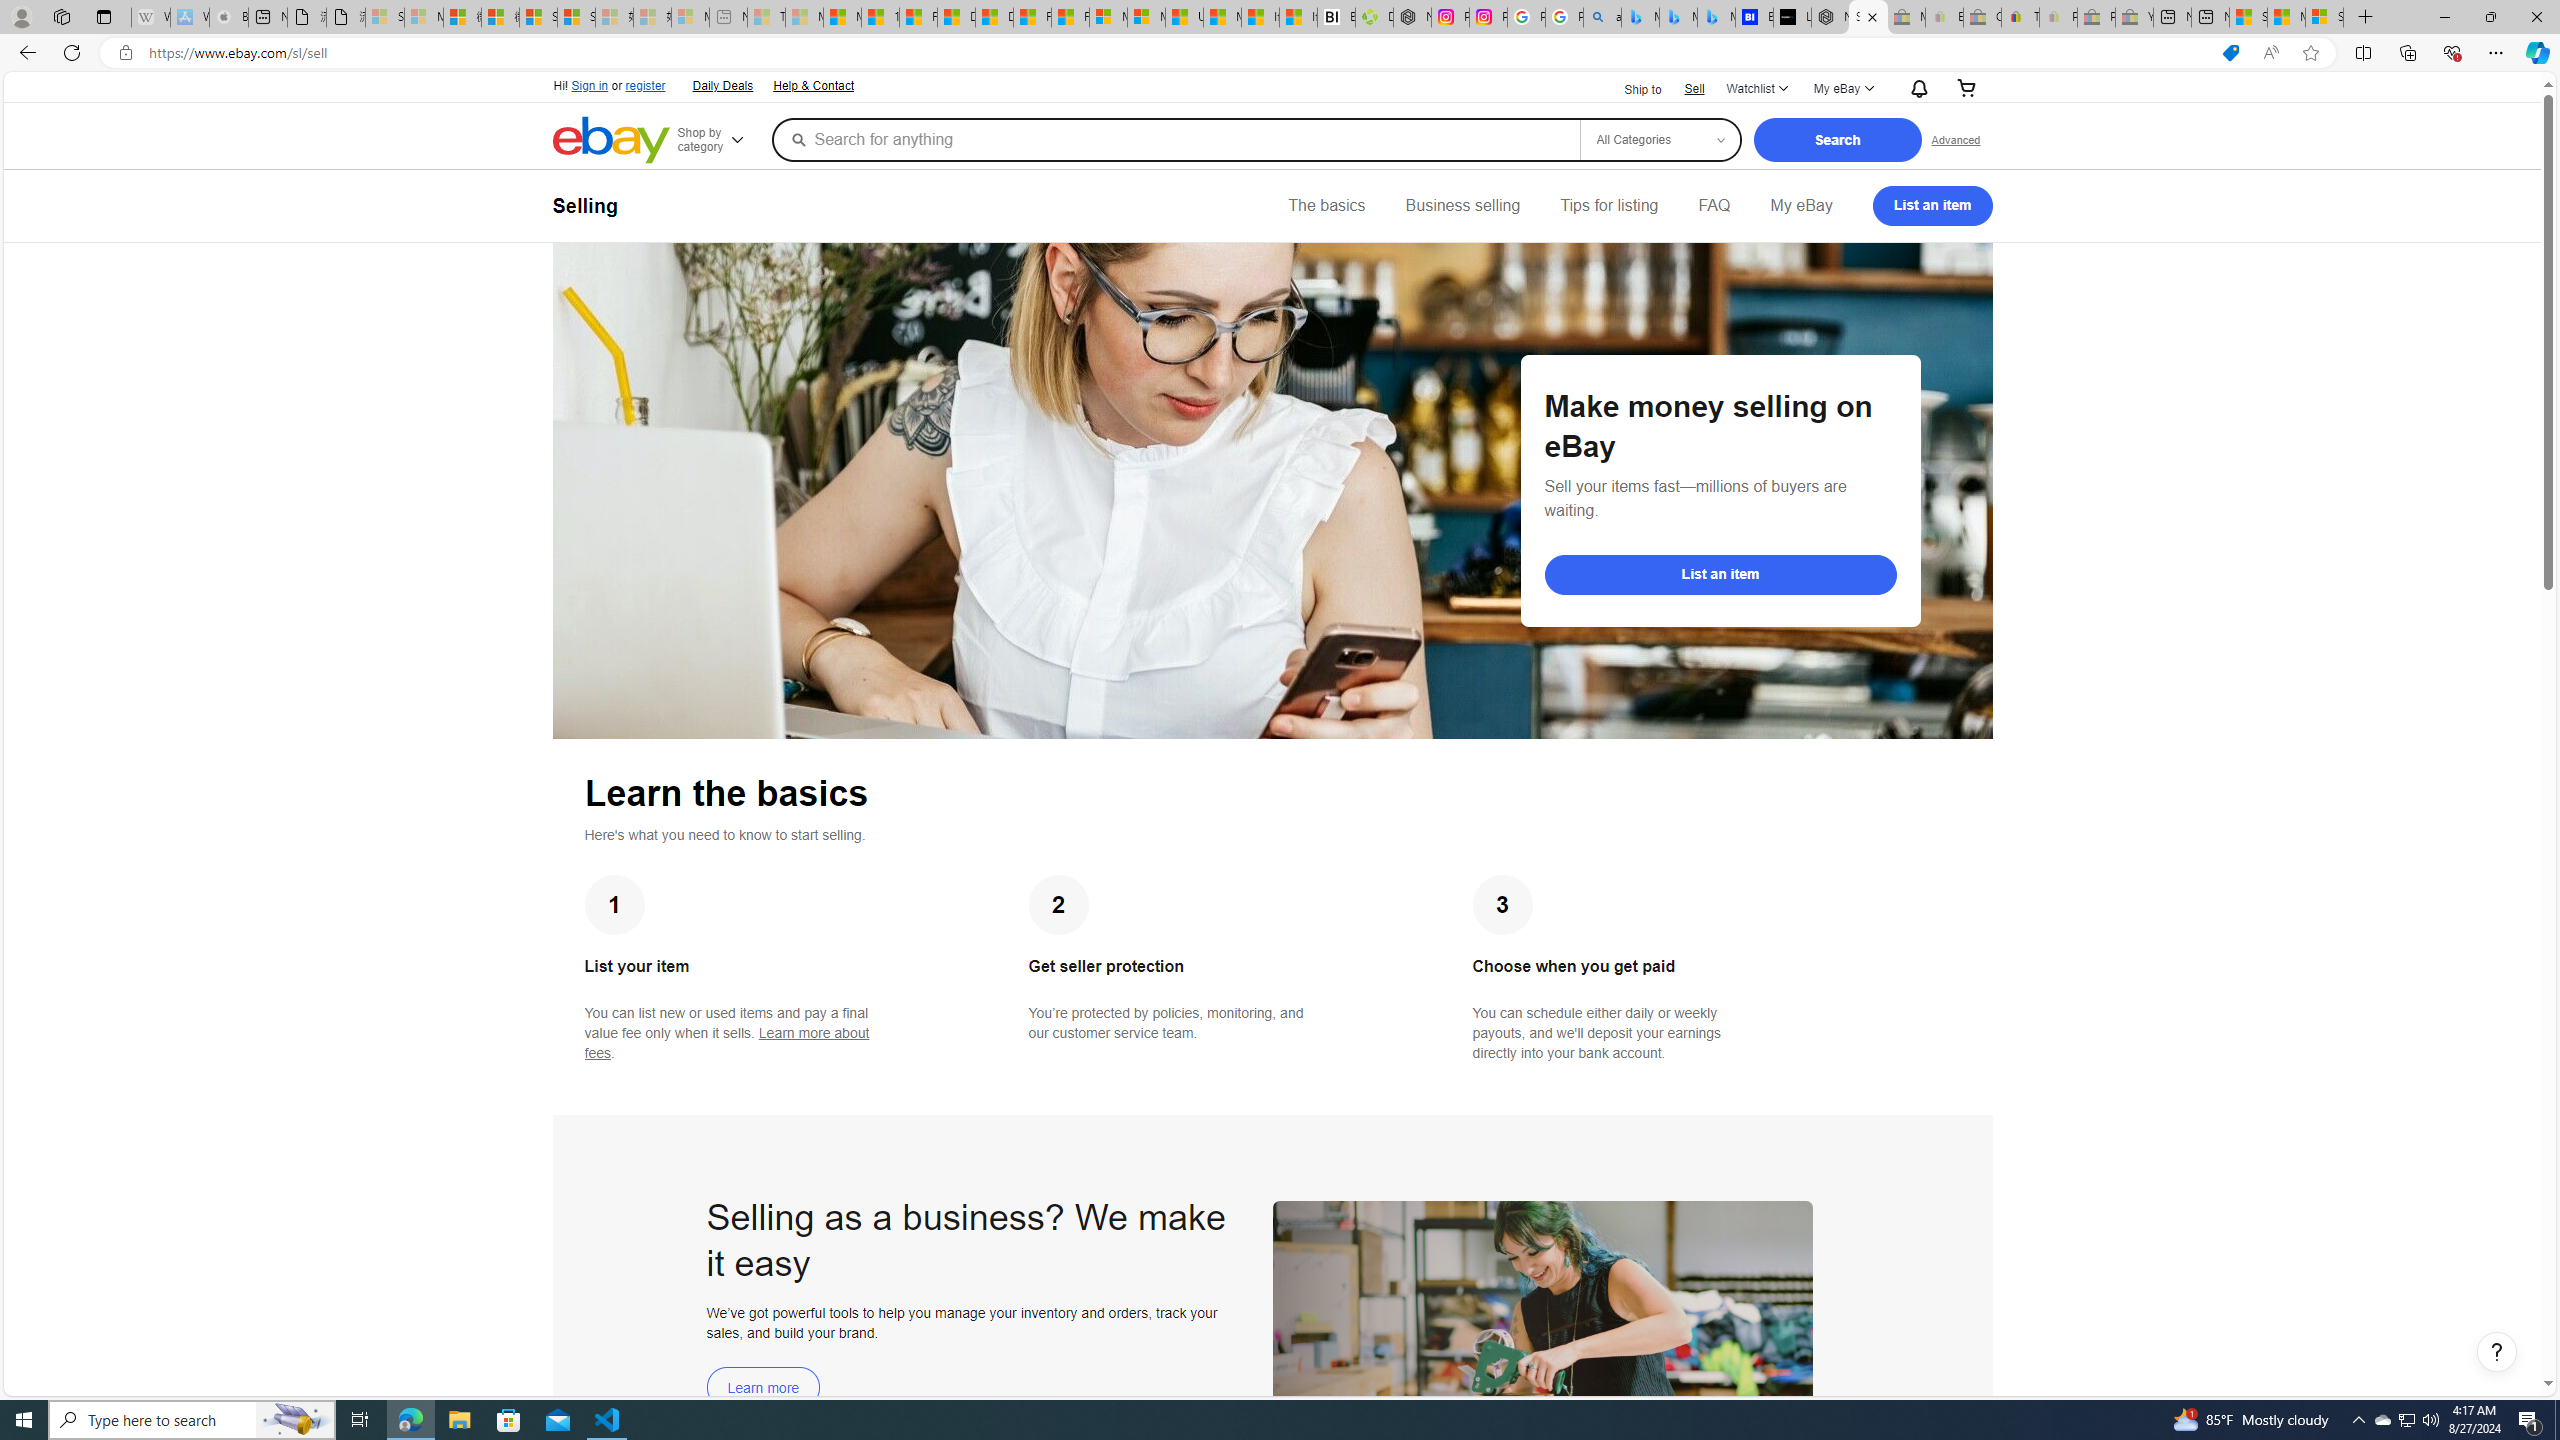 The image size is (2560, 1440). What do you see at coordinates (1630, 87) in the screenshot?
I see `'Ship to'` at bounding box center [1630, 87].